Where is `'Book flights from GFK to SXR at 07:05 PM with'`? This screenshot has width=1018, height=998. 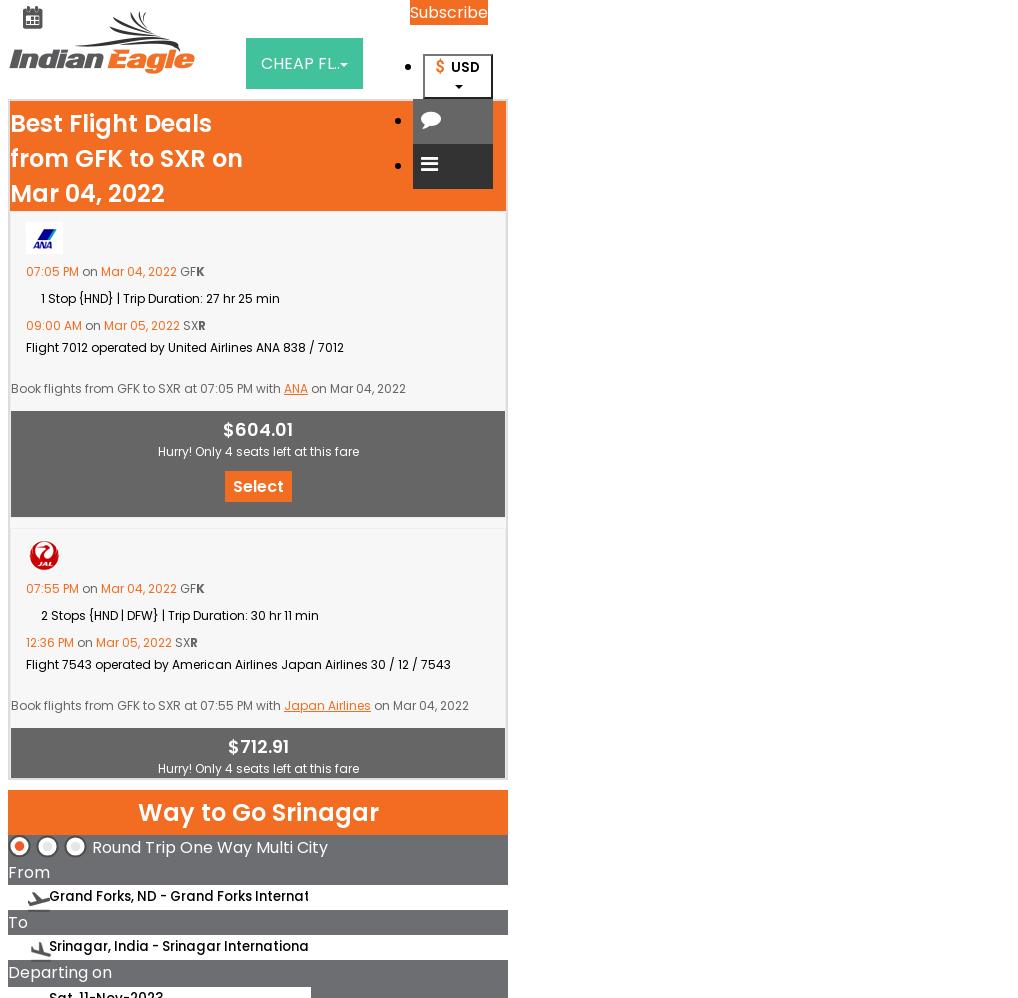
'Book flights from GFK to SXR at 07:05 PM with' is located at coordinates (146, 387).